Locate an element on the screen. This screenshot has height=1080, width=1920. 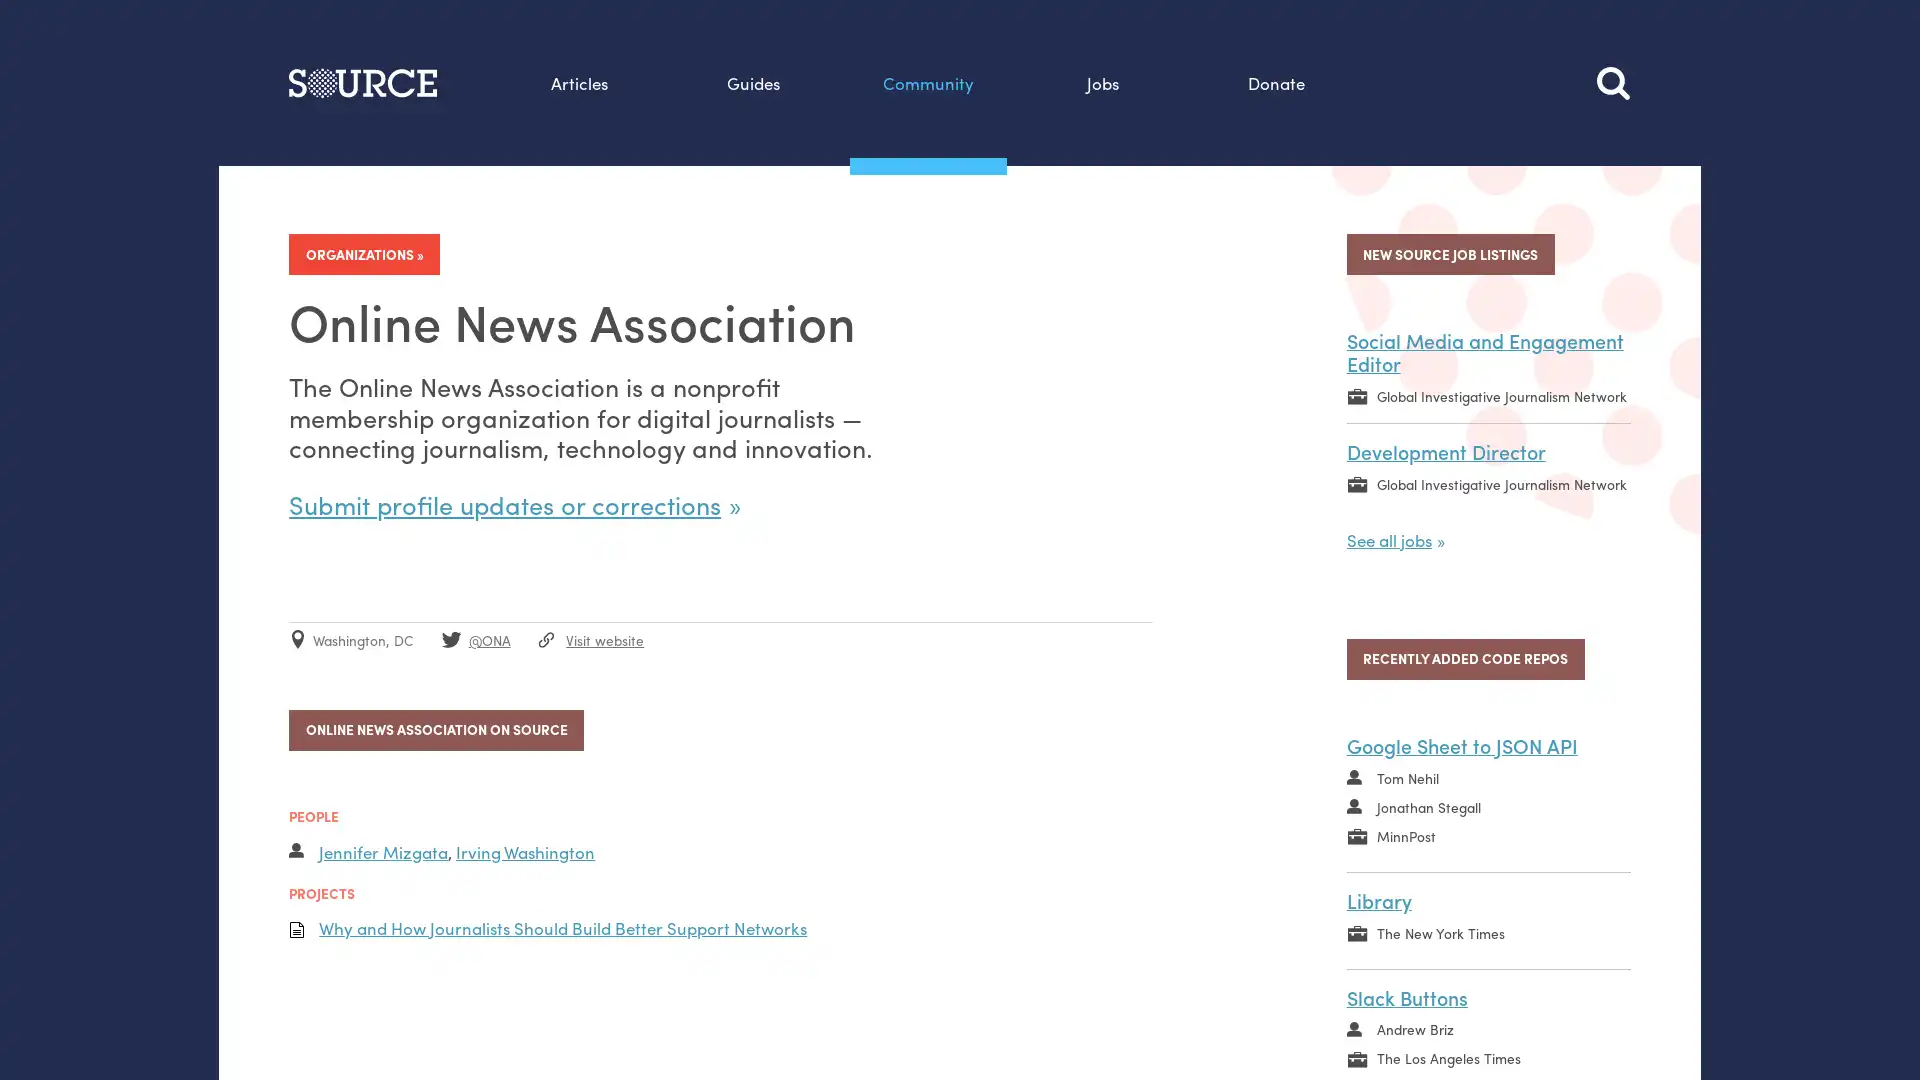
Search this site is located at coordinates (218, 165).